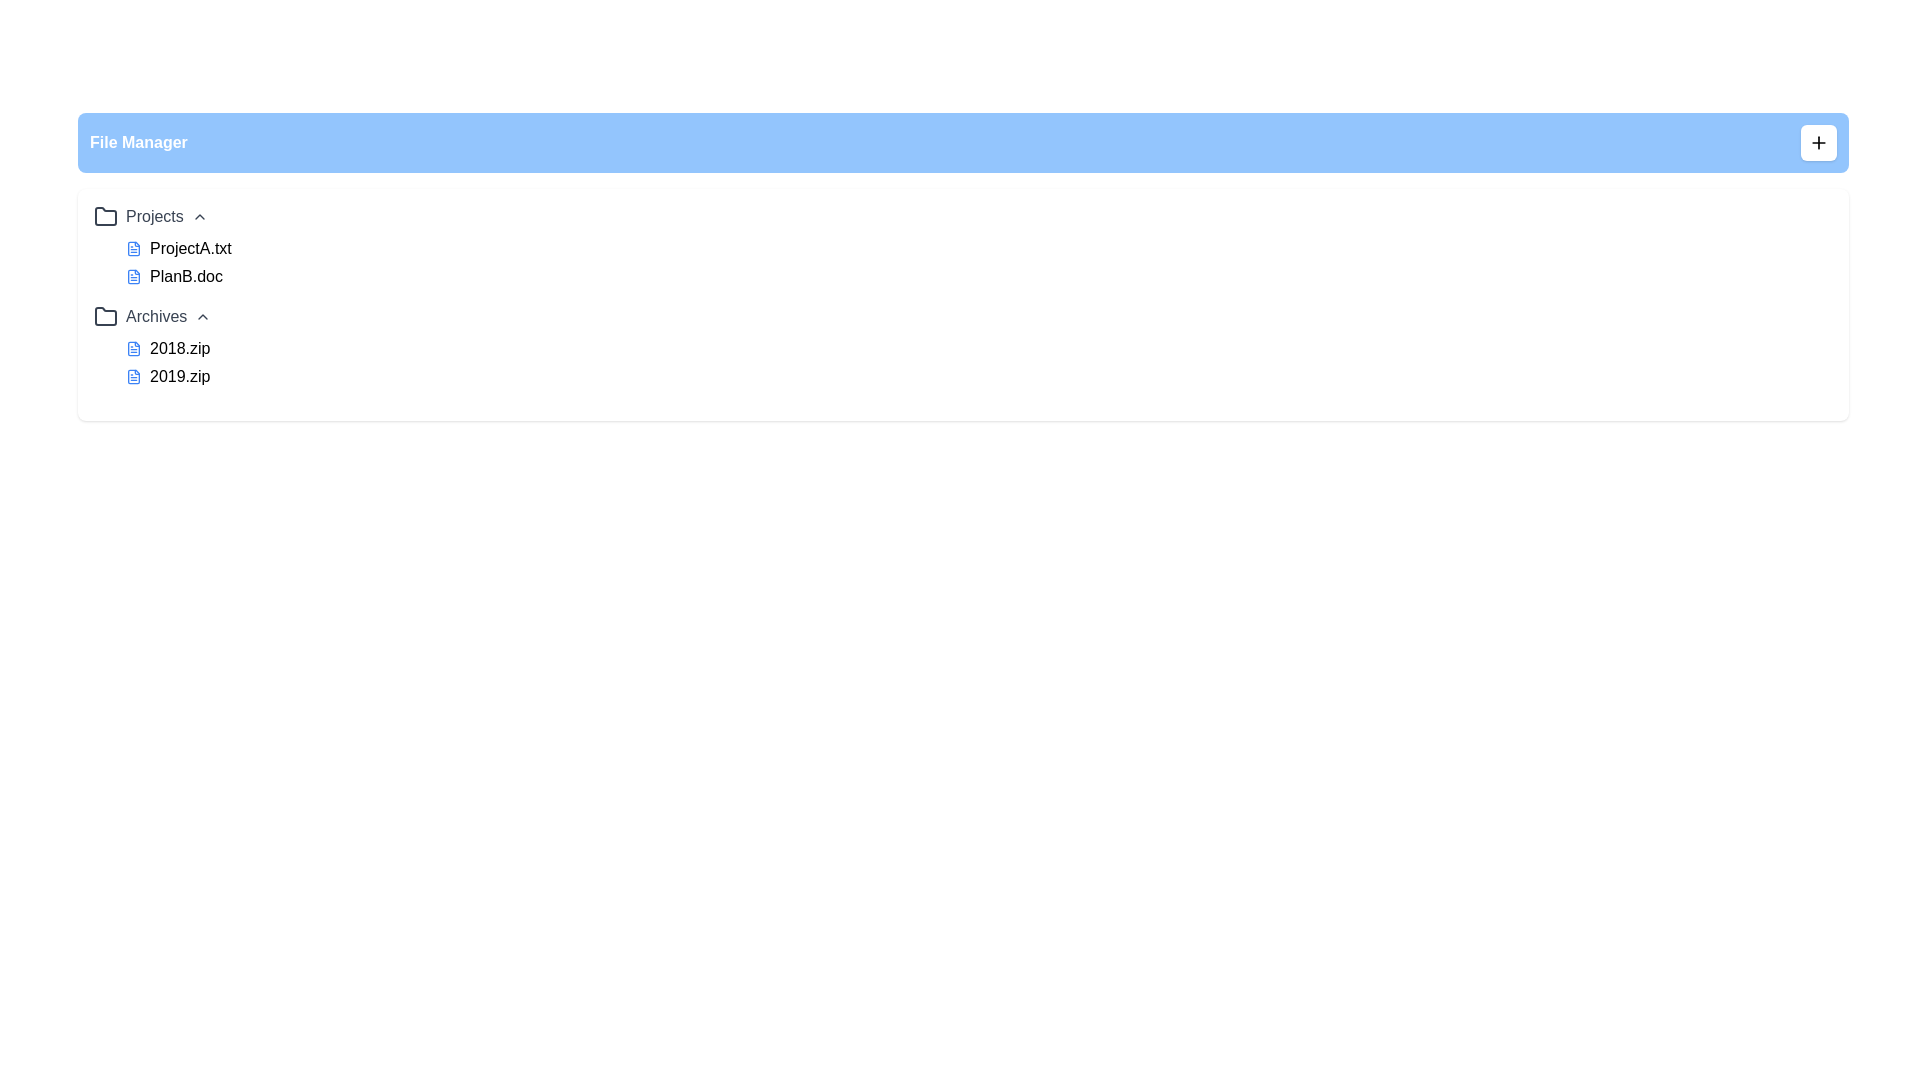 This screenshot has width=1920, height=1080. Describe the element at coordinates (180, 377) in the screenshot. I see `the text label displaying the file name '2019.zip' in the 'Archives' section of the file manager` at that location.